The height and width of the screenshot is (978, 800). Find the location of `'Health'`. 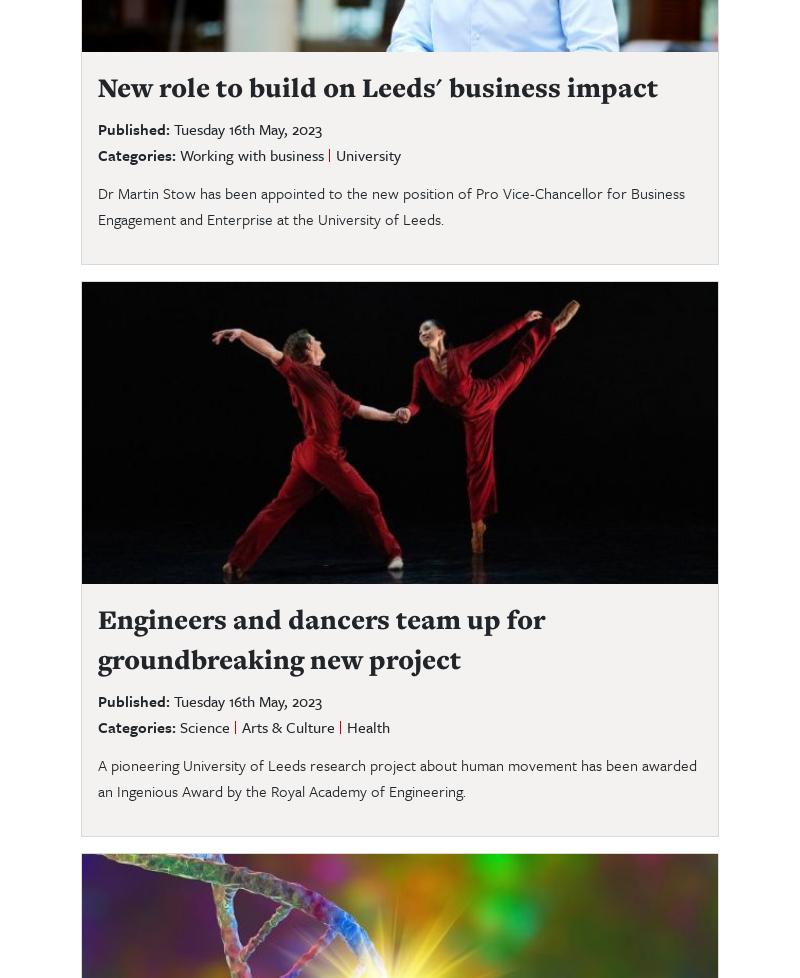

'Health' is located at coordinates (367, 725).